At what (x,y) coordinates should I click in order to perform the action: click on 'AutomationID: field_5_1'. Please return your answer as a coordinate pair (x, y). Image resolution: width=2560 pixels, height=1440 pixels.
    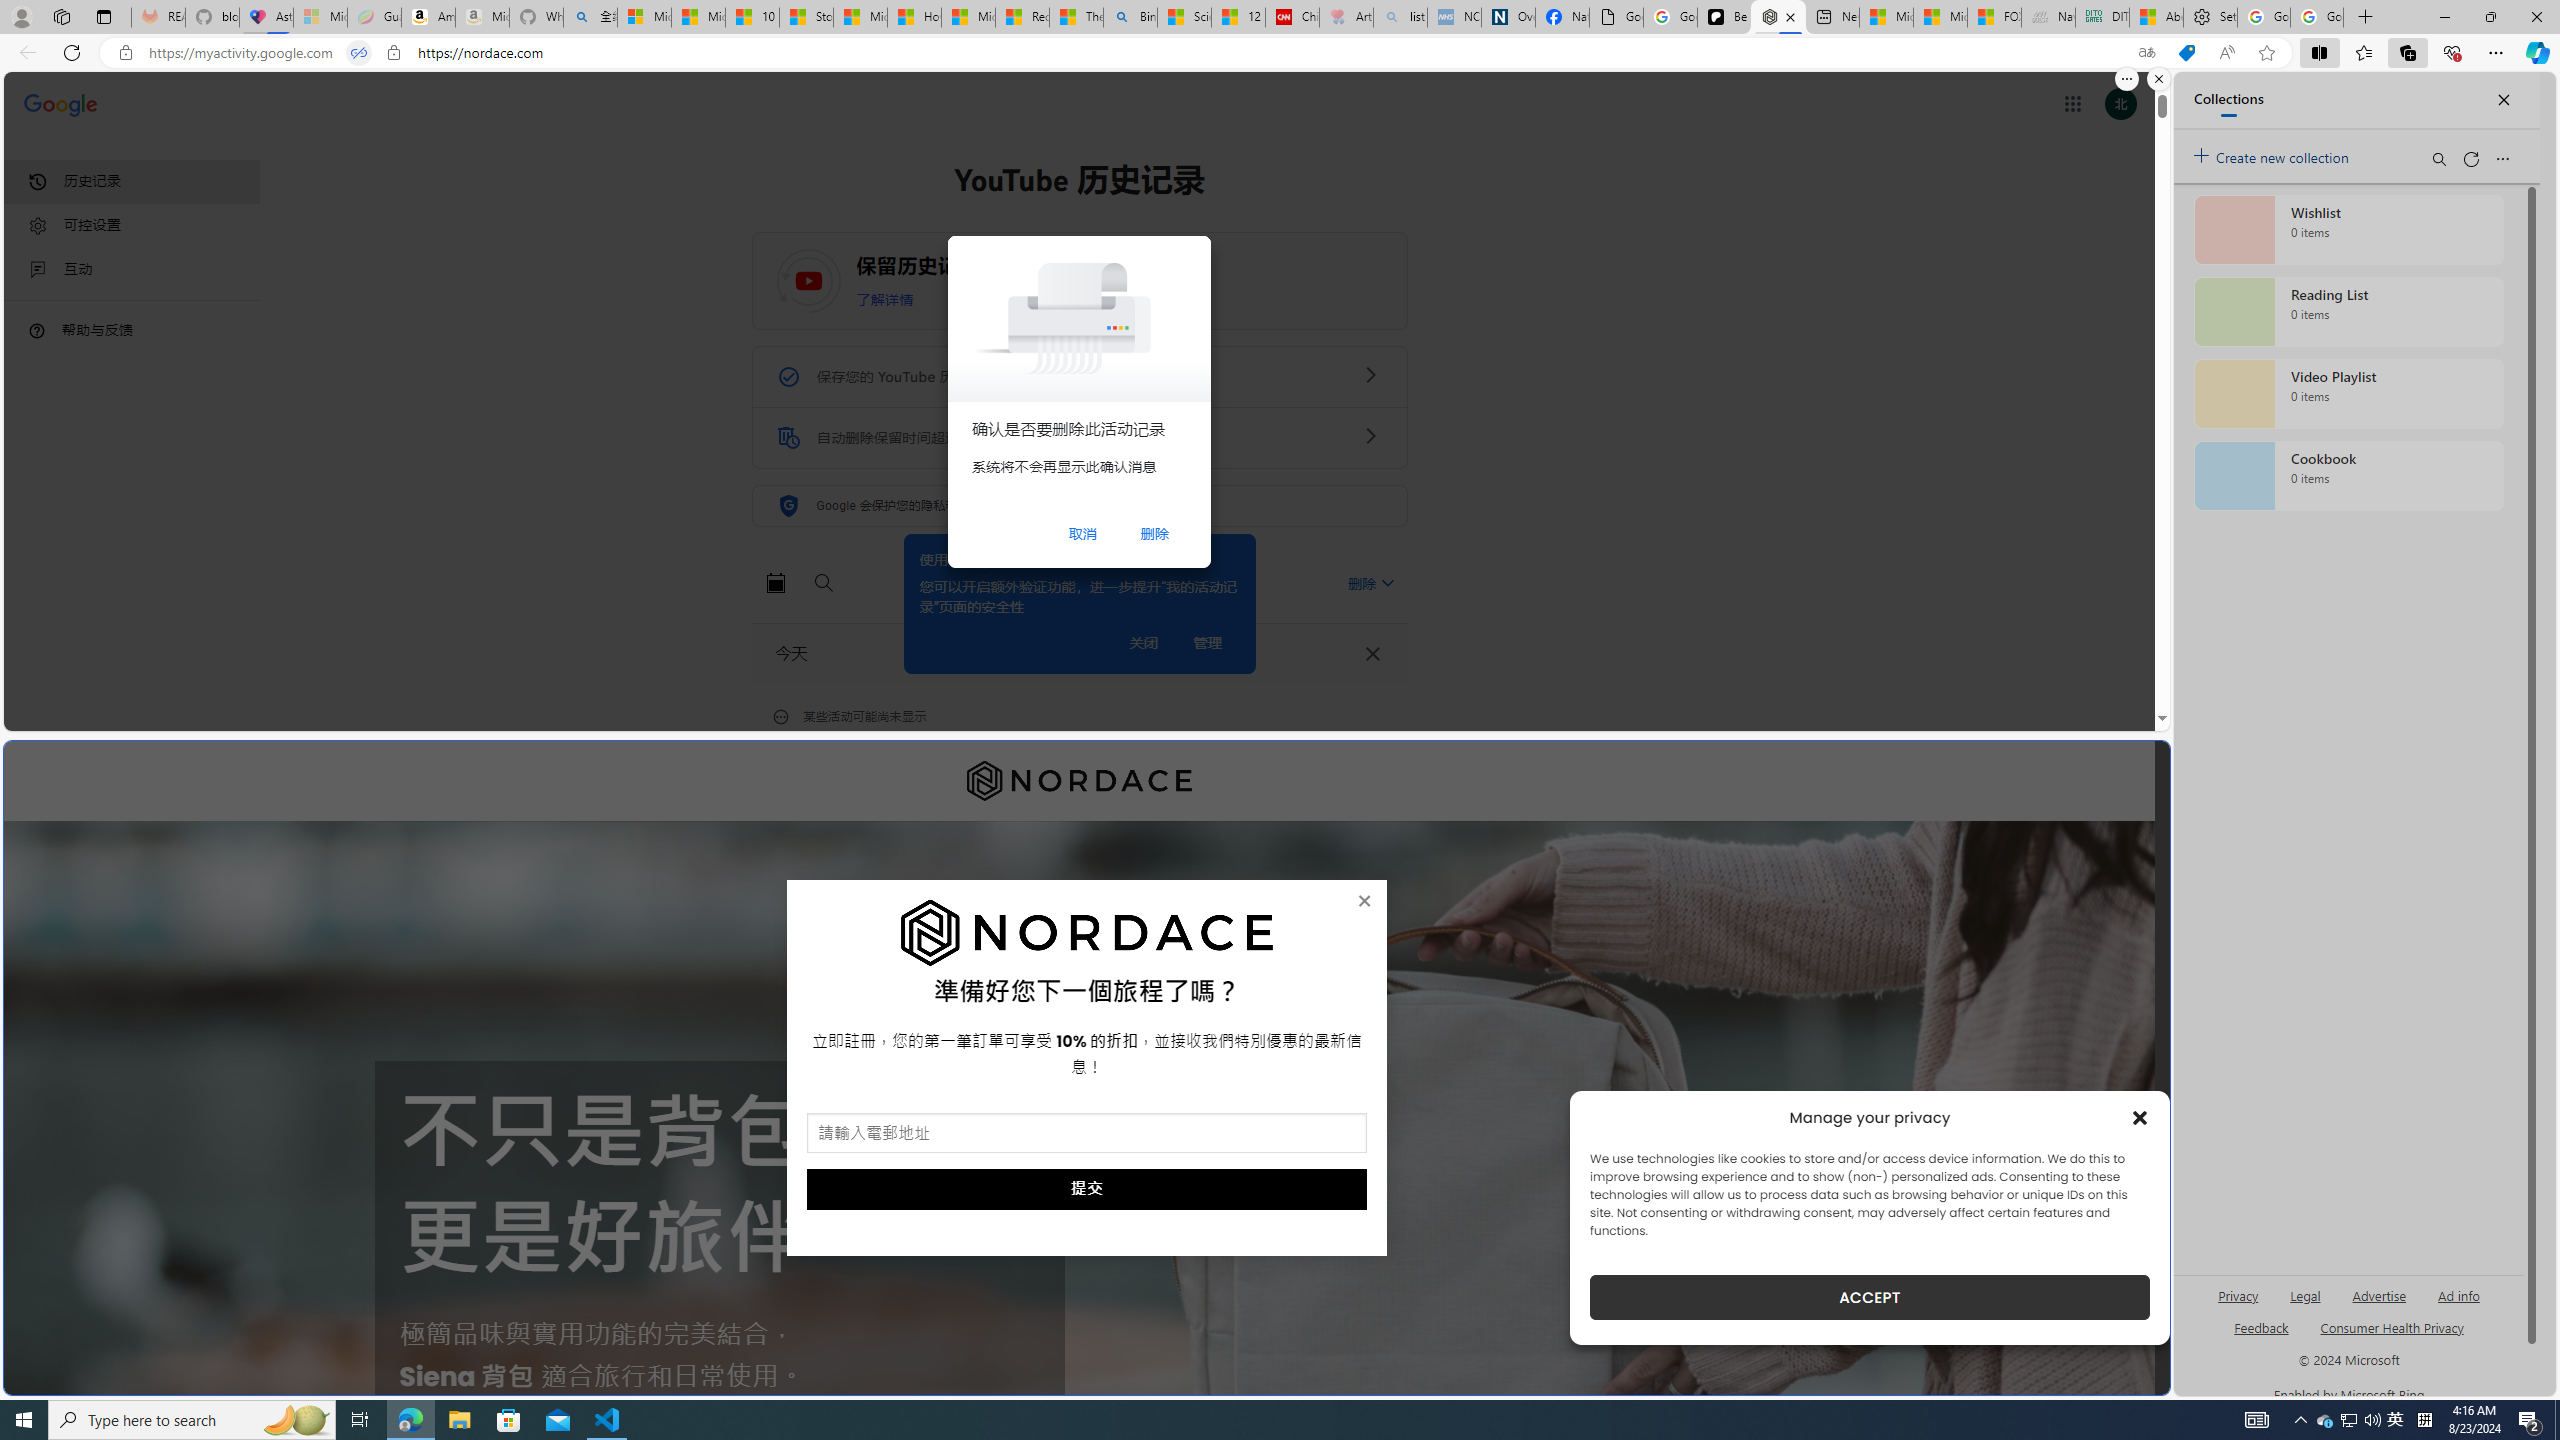
    Looking at the image, I should click on (1085, 1134).